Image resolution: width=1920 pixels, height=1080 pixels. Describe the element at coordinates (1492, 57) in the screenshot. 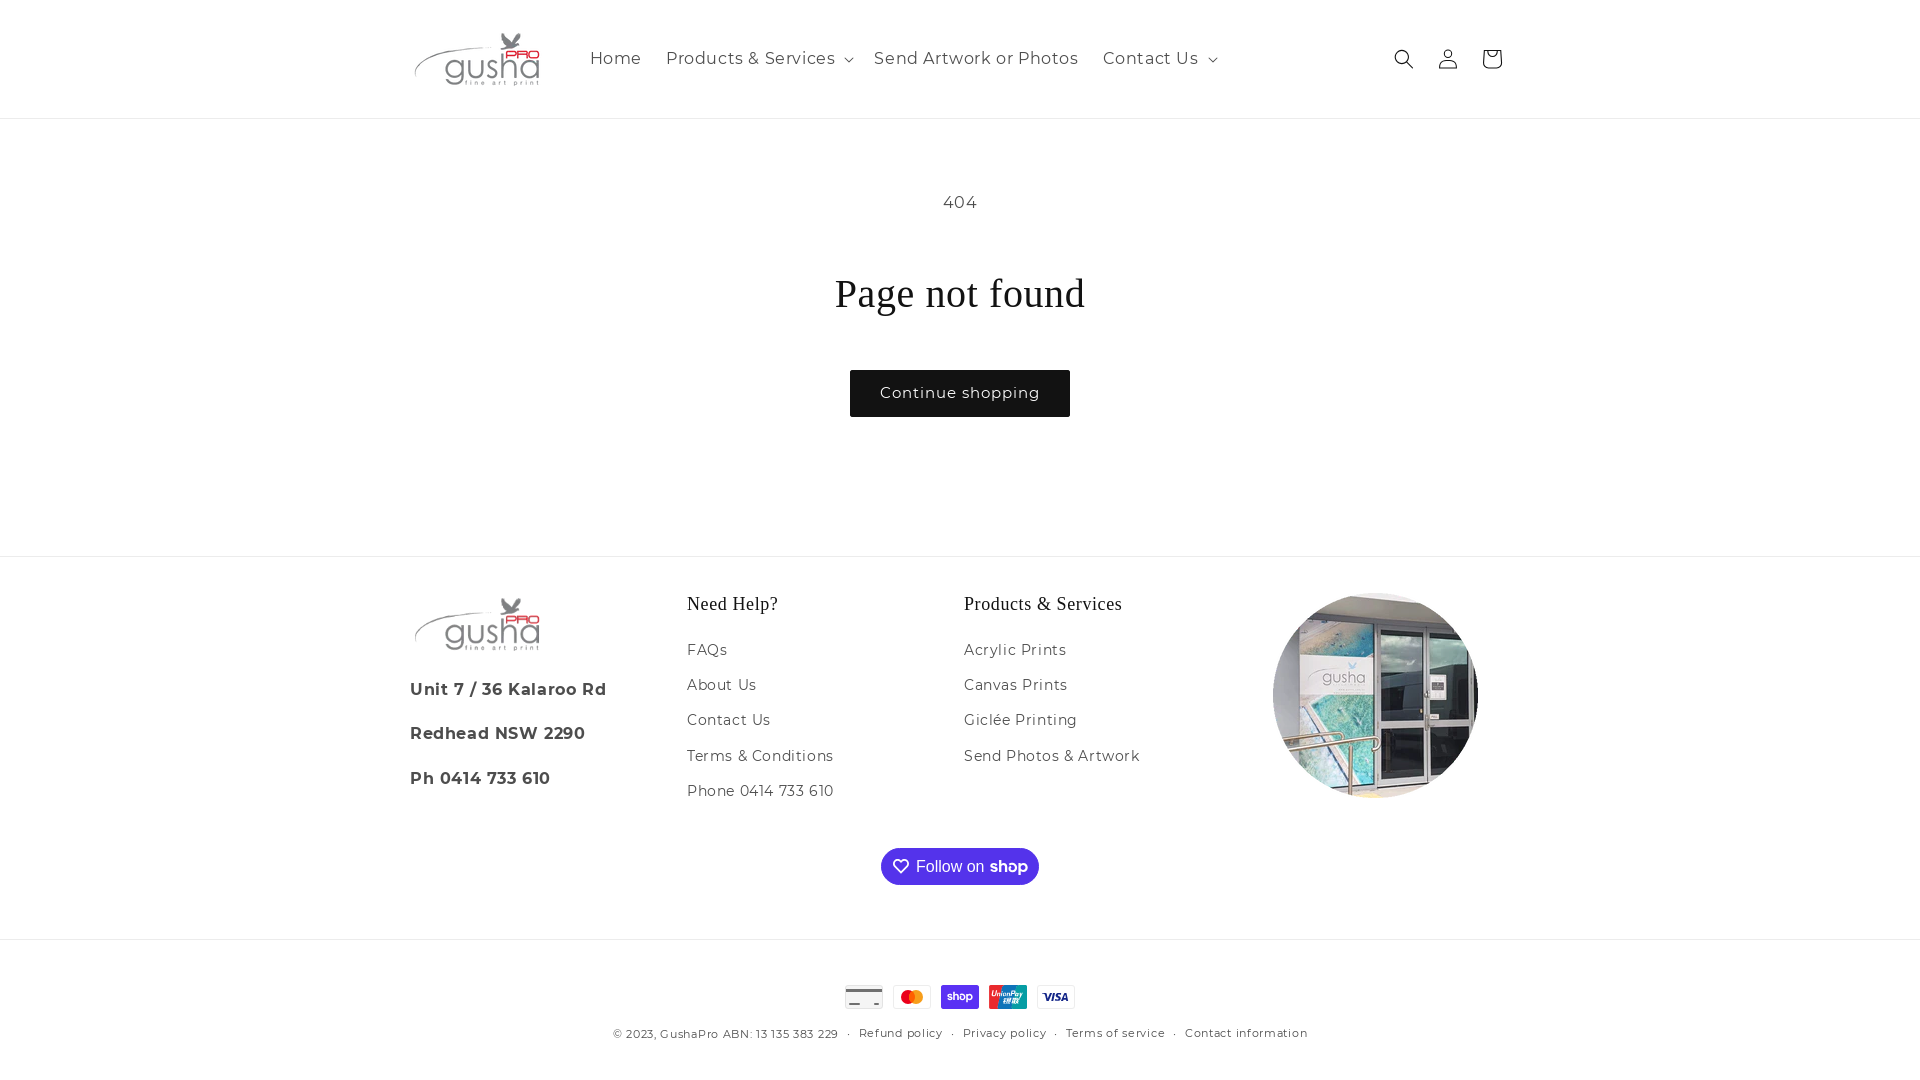

I see `'Cart'` at that location.